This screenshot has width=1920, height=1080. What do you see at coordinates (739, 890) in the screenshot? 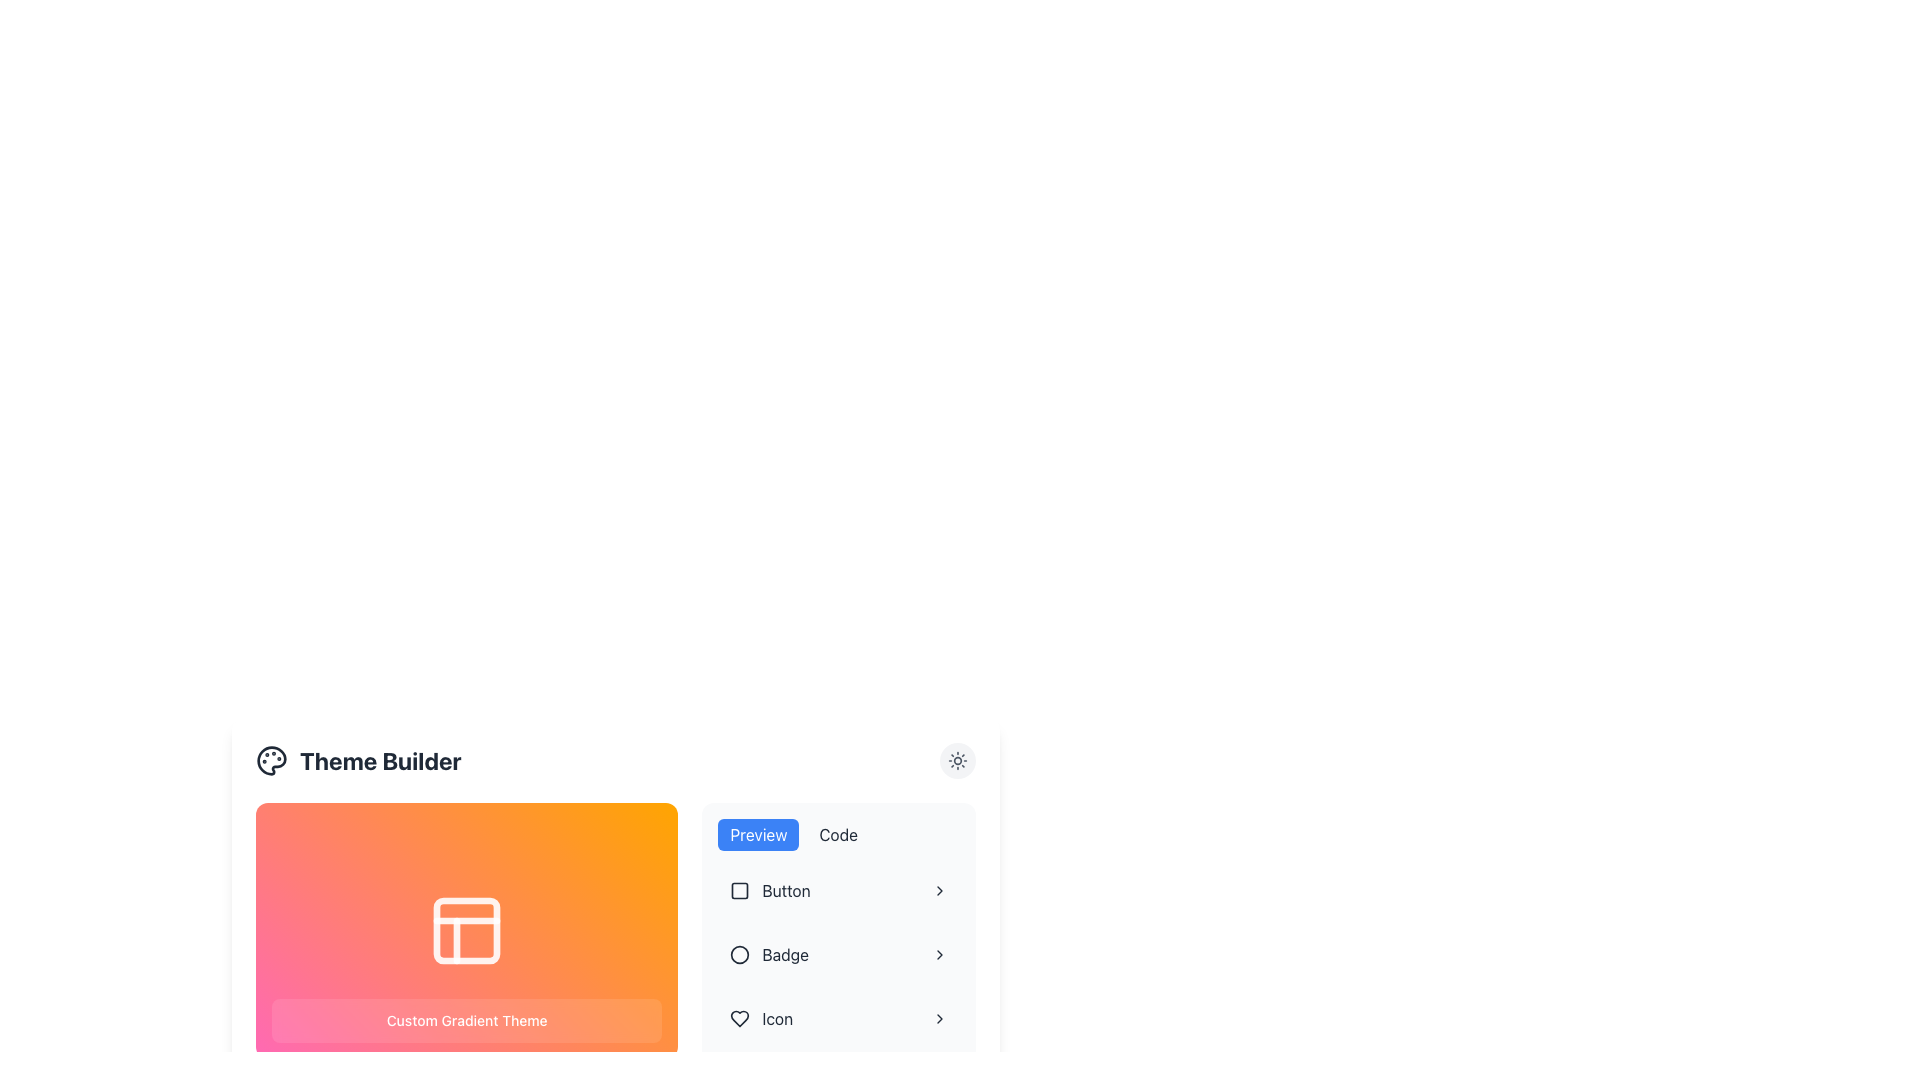
I see `the checkbox-like icon that is the leftmost visual indicator within the button labeled 'Button'` at bounding box center [739, 890].